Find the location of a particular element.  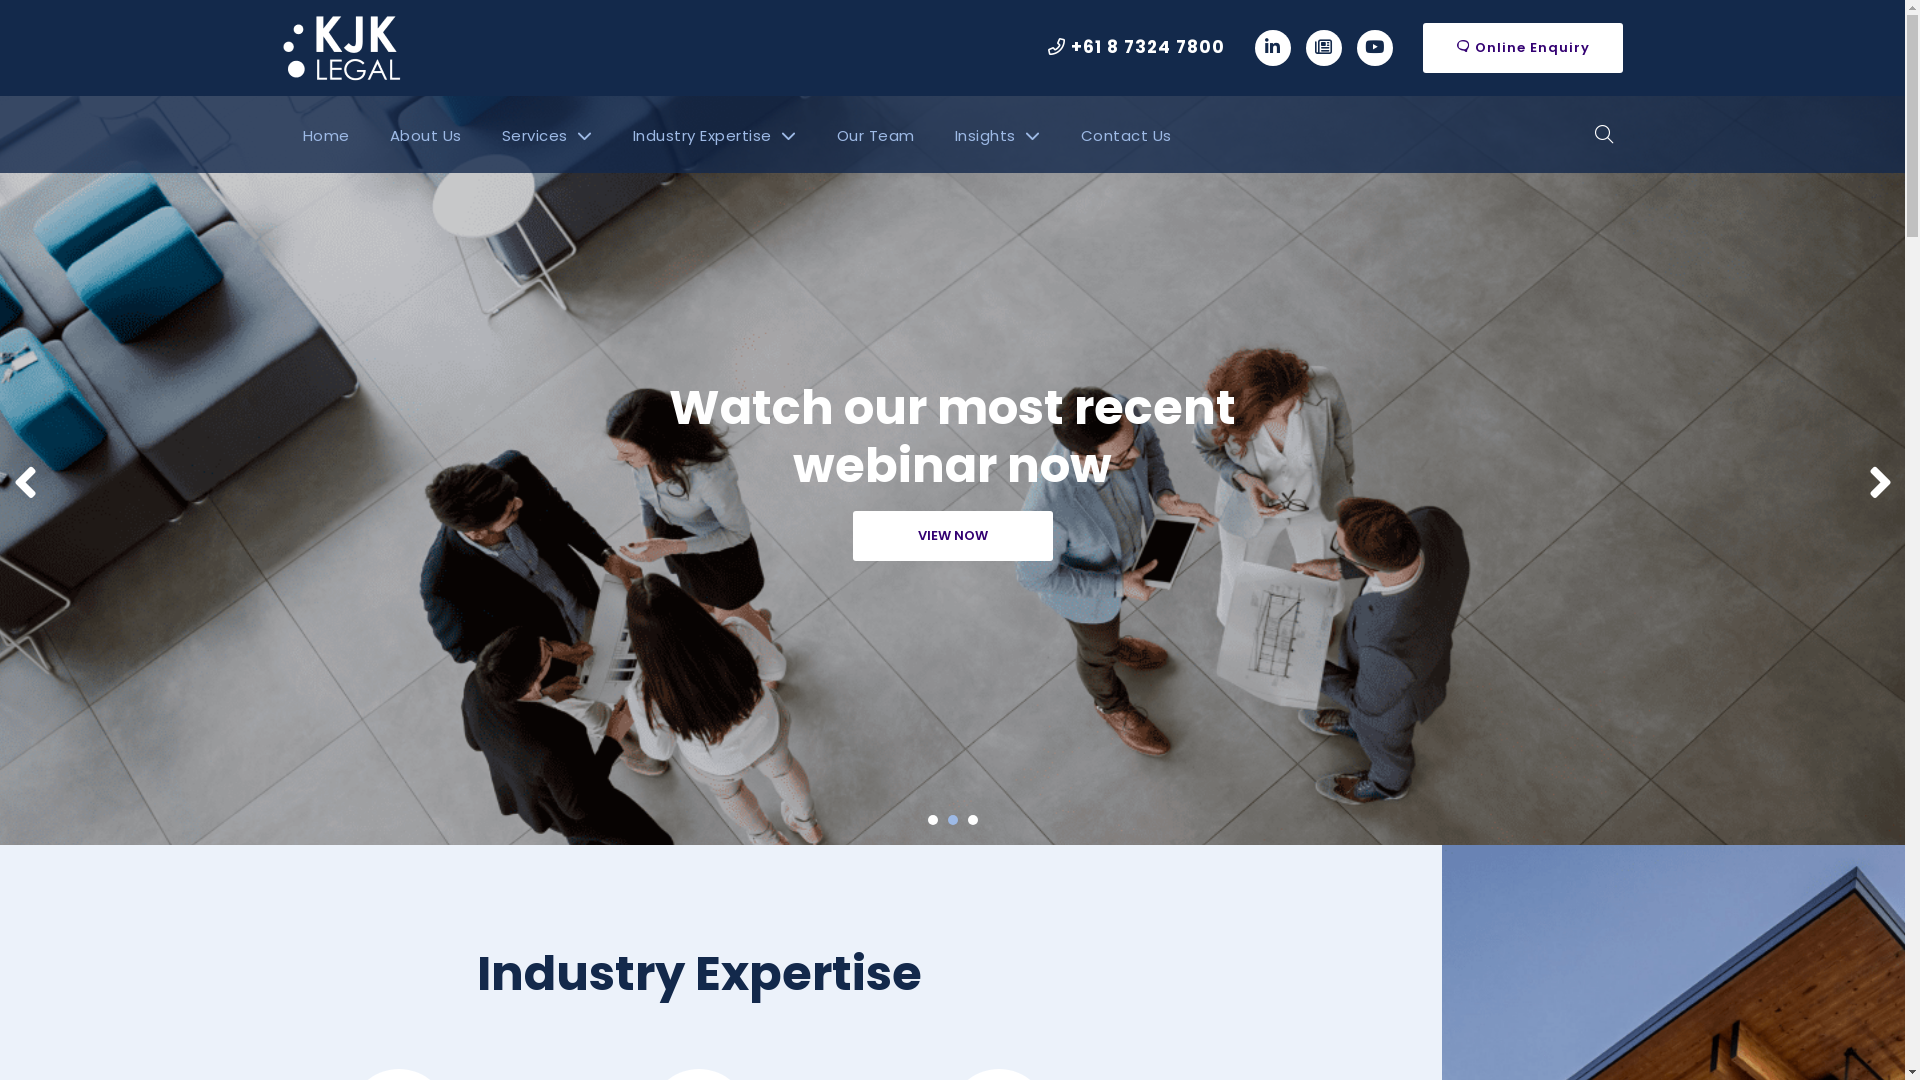

'VIEW NOW' is located at coordinates (950, 535).